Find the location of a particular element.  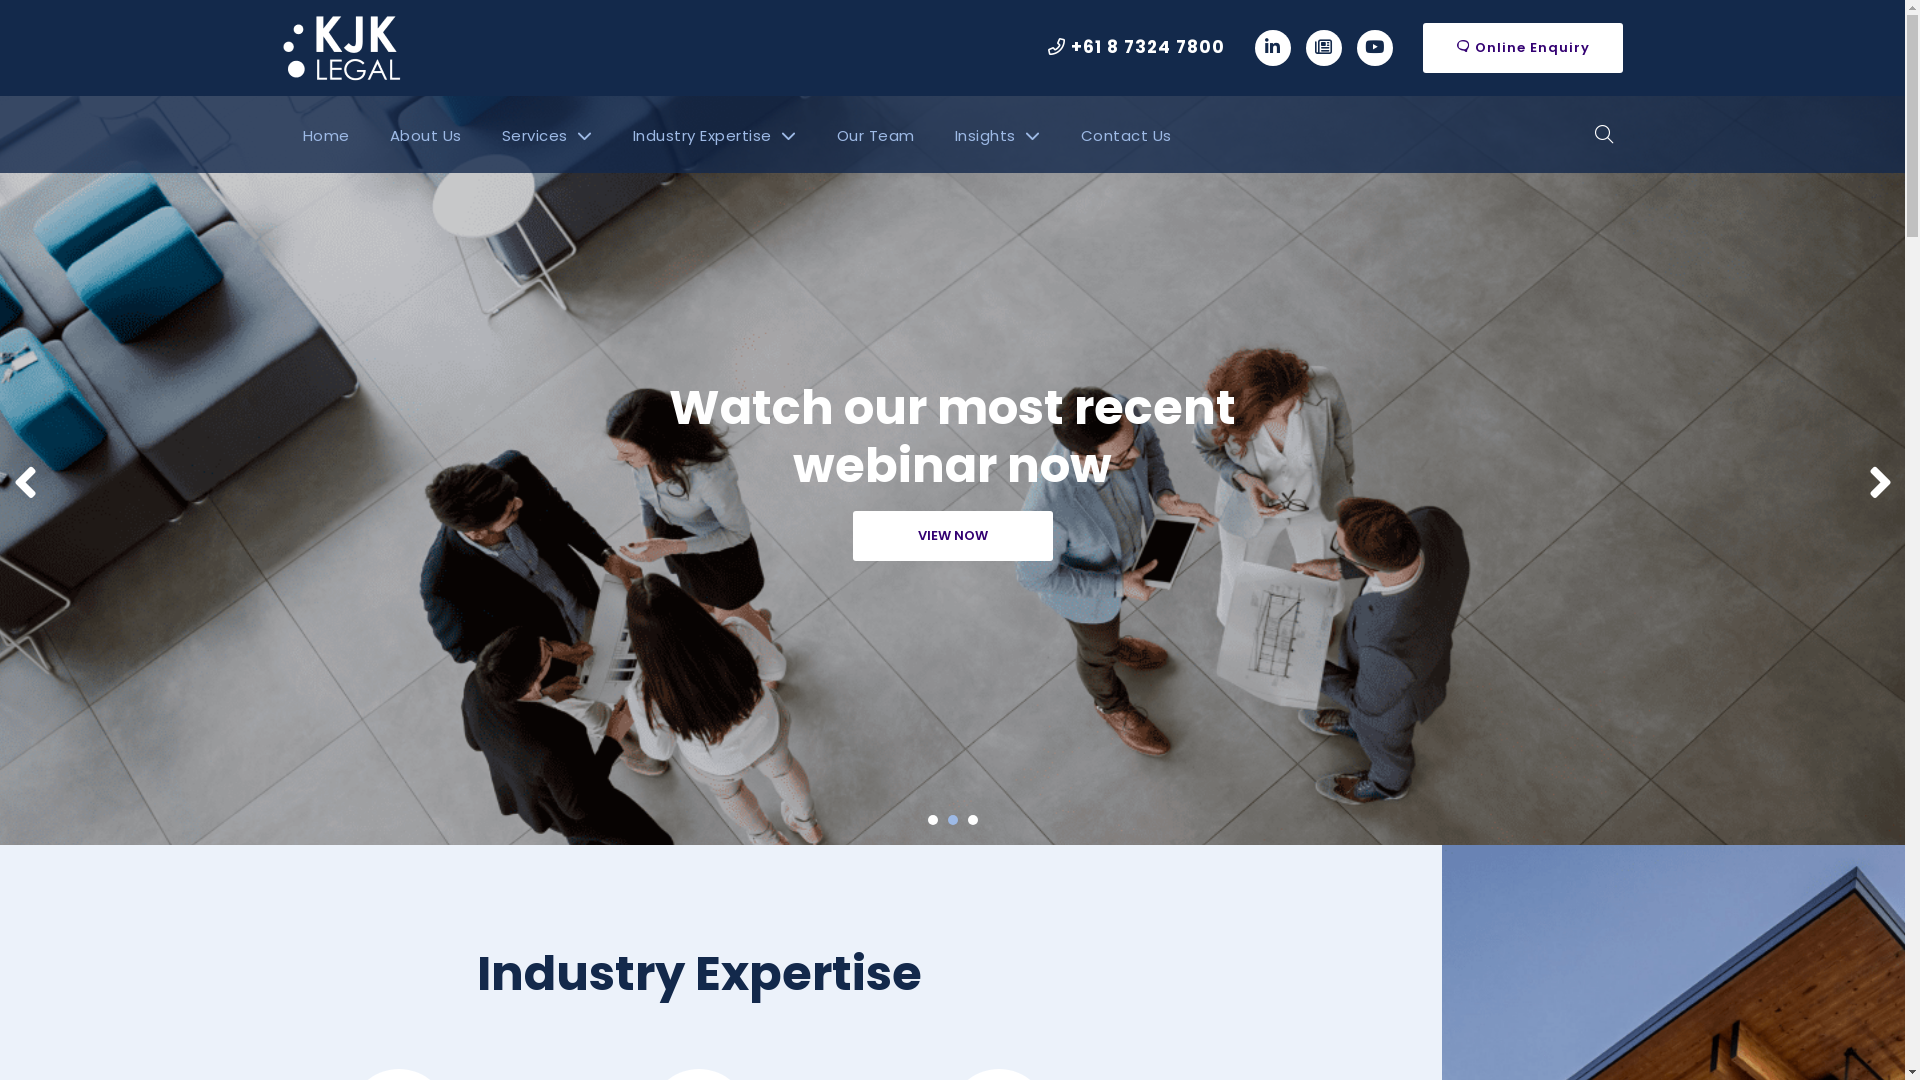

'VIEW NOW' is located at coordinates (950, 535).